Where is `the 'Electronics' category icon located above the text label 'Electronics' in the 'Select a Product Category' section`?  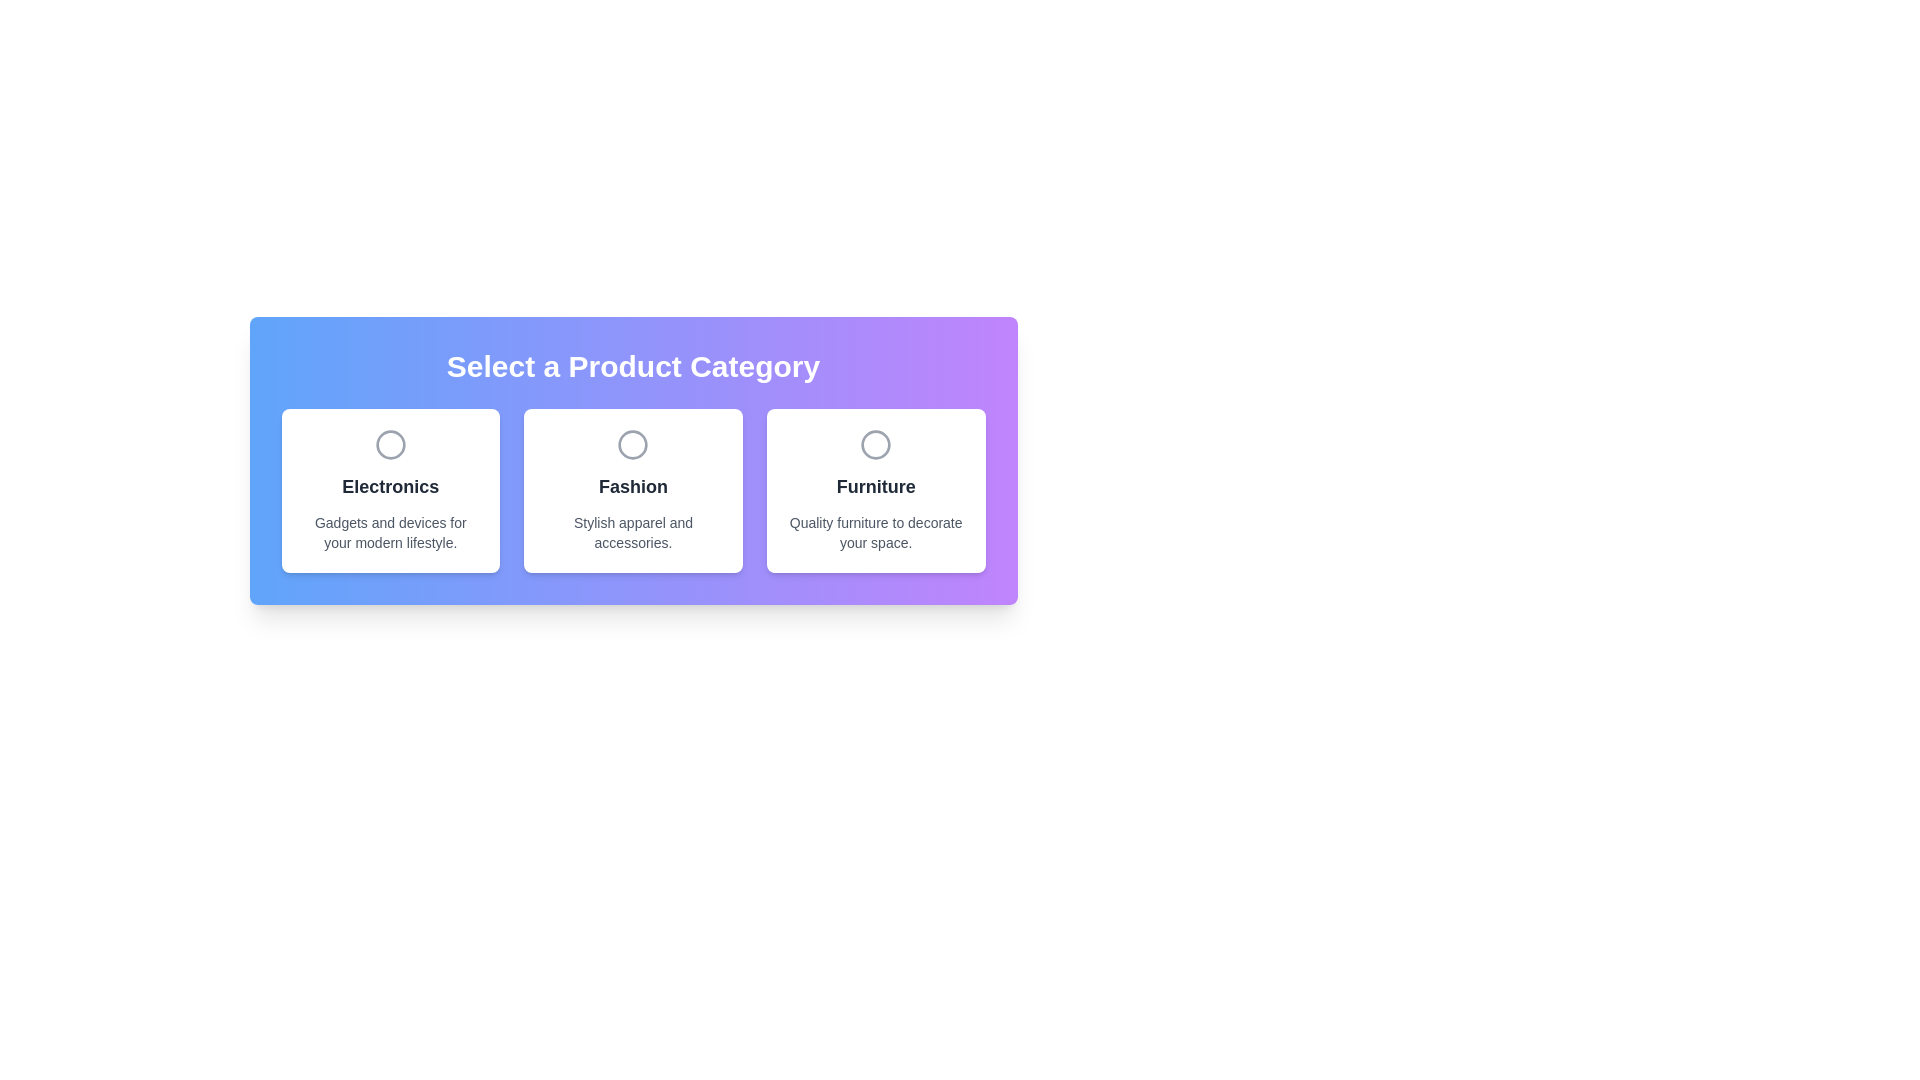 the 'Electronics' category icon located above the text label 'Electronics' in the 'Select a Product Category' section is located at coordinates (390, 443).